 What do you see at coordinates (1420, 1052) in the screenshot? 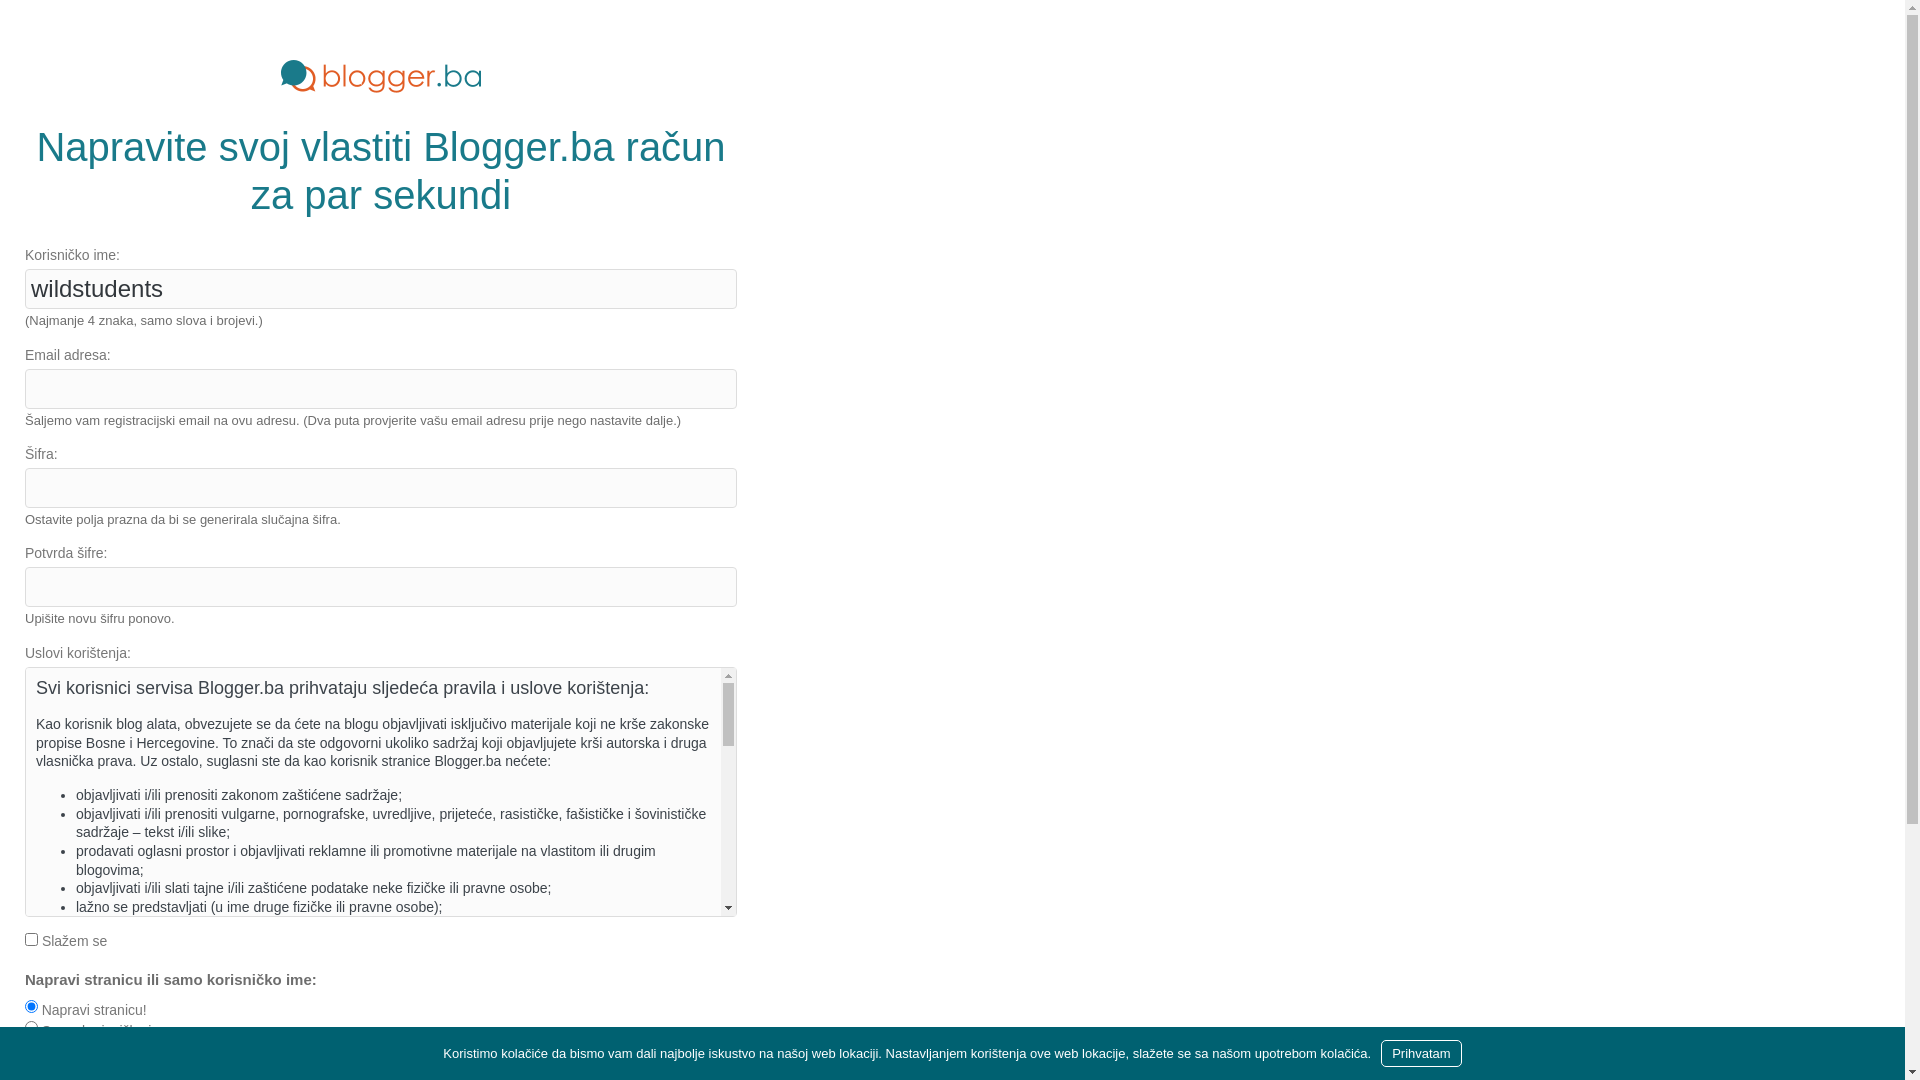
I see `'Prihvatam'` at bounding box center [1420, 1052].